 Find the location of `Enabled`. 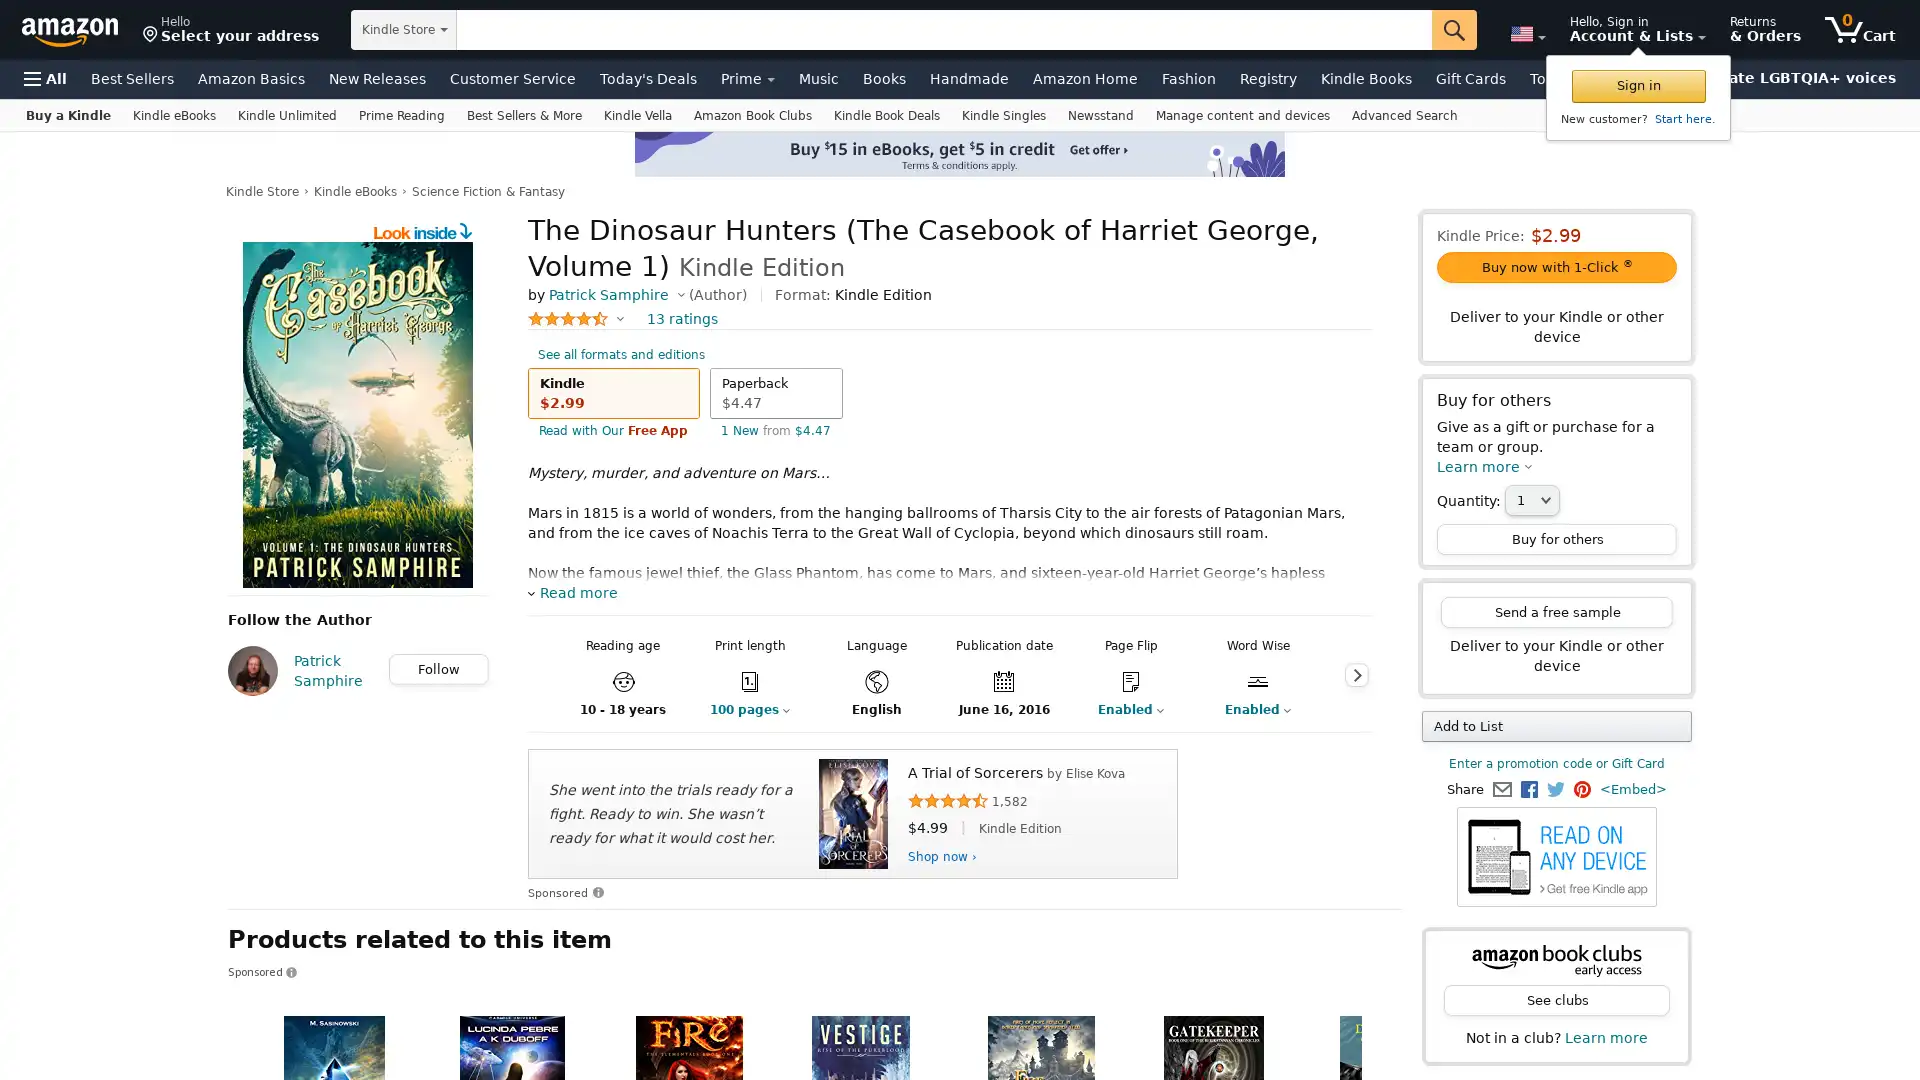

Enabled is located at coordinates (1256, 708).